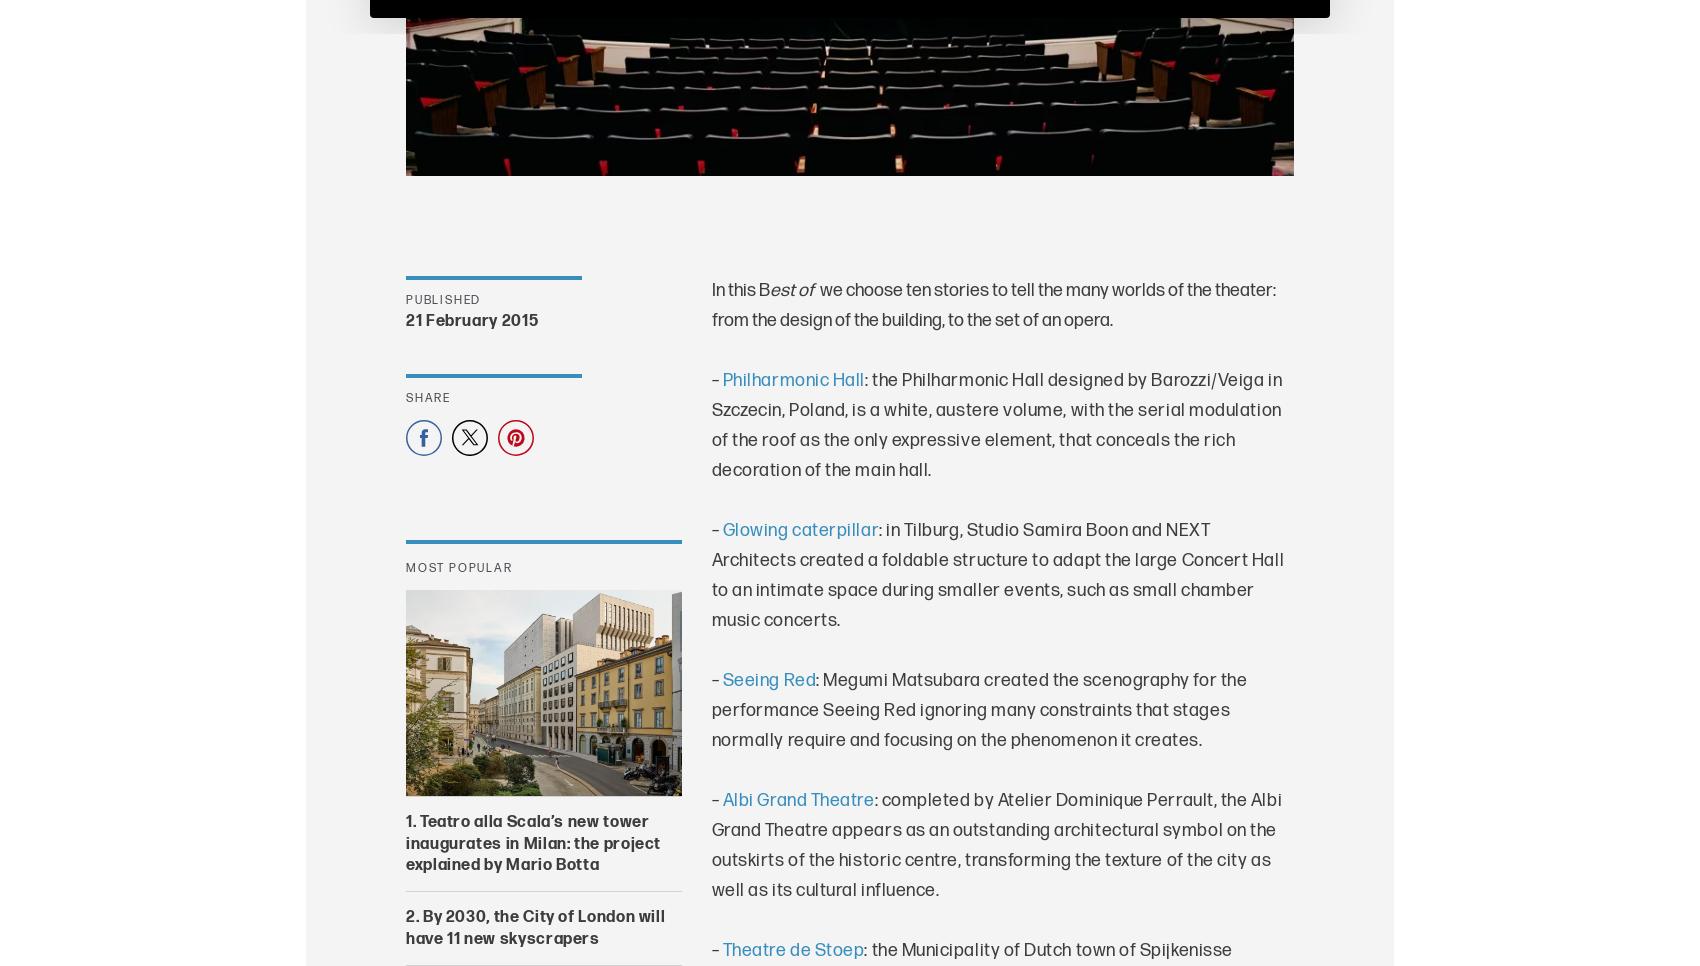 Image resolution: width=1700 pixels, height=966 pixels. I want to click on 'Share', so click(428, 397).